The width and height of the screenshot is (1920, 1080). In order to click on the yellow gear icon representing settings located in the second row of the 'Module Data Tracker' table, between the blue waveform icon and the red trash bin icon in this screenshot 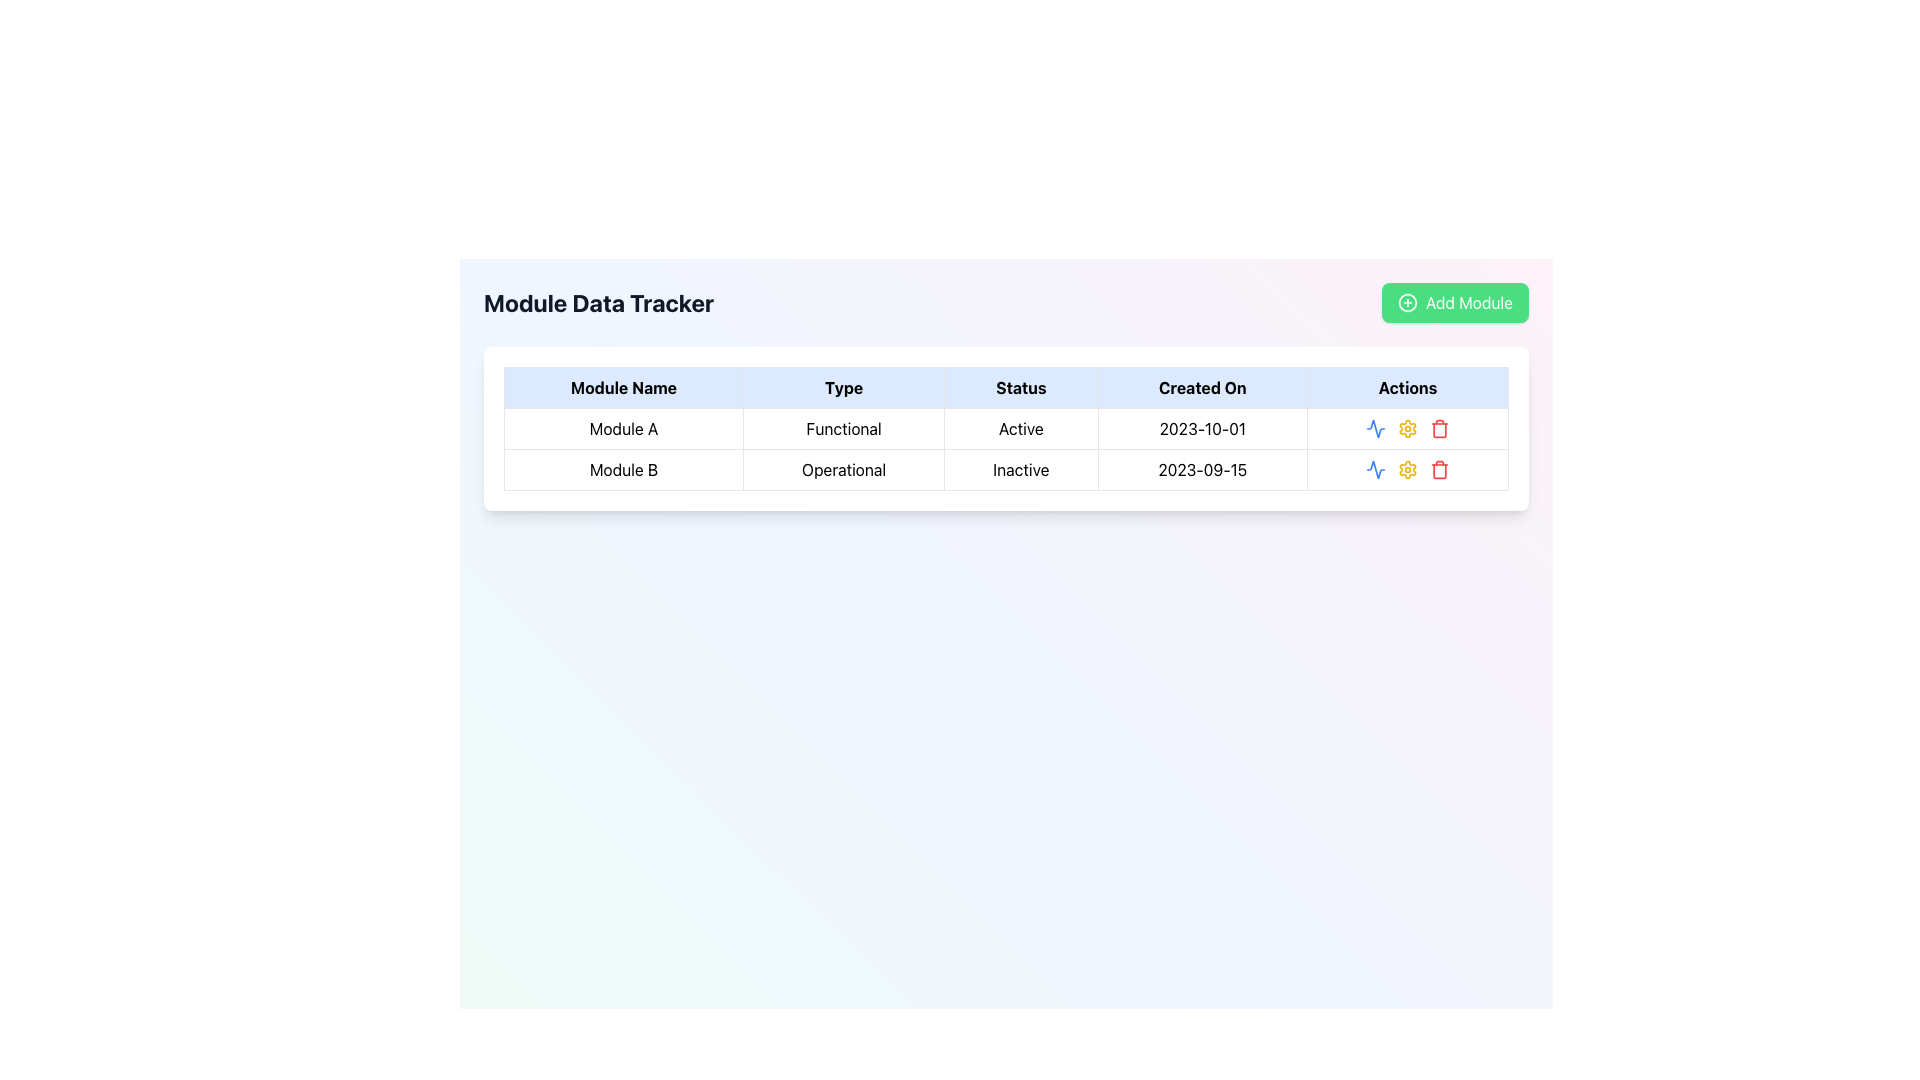, I will do `click(1406, 470)`.